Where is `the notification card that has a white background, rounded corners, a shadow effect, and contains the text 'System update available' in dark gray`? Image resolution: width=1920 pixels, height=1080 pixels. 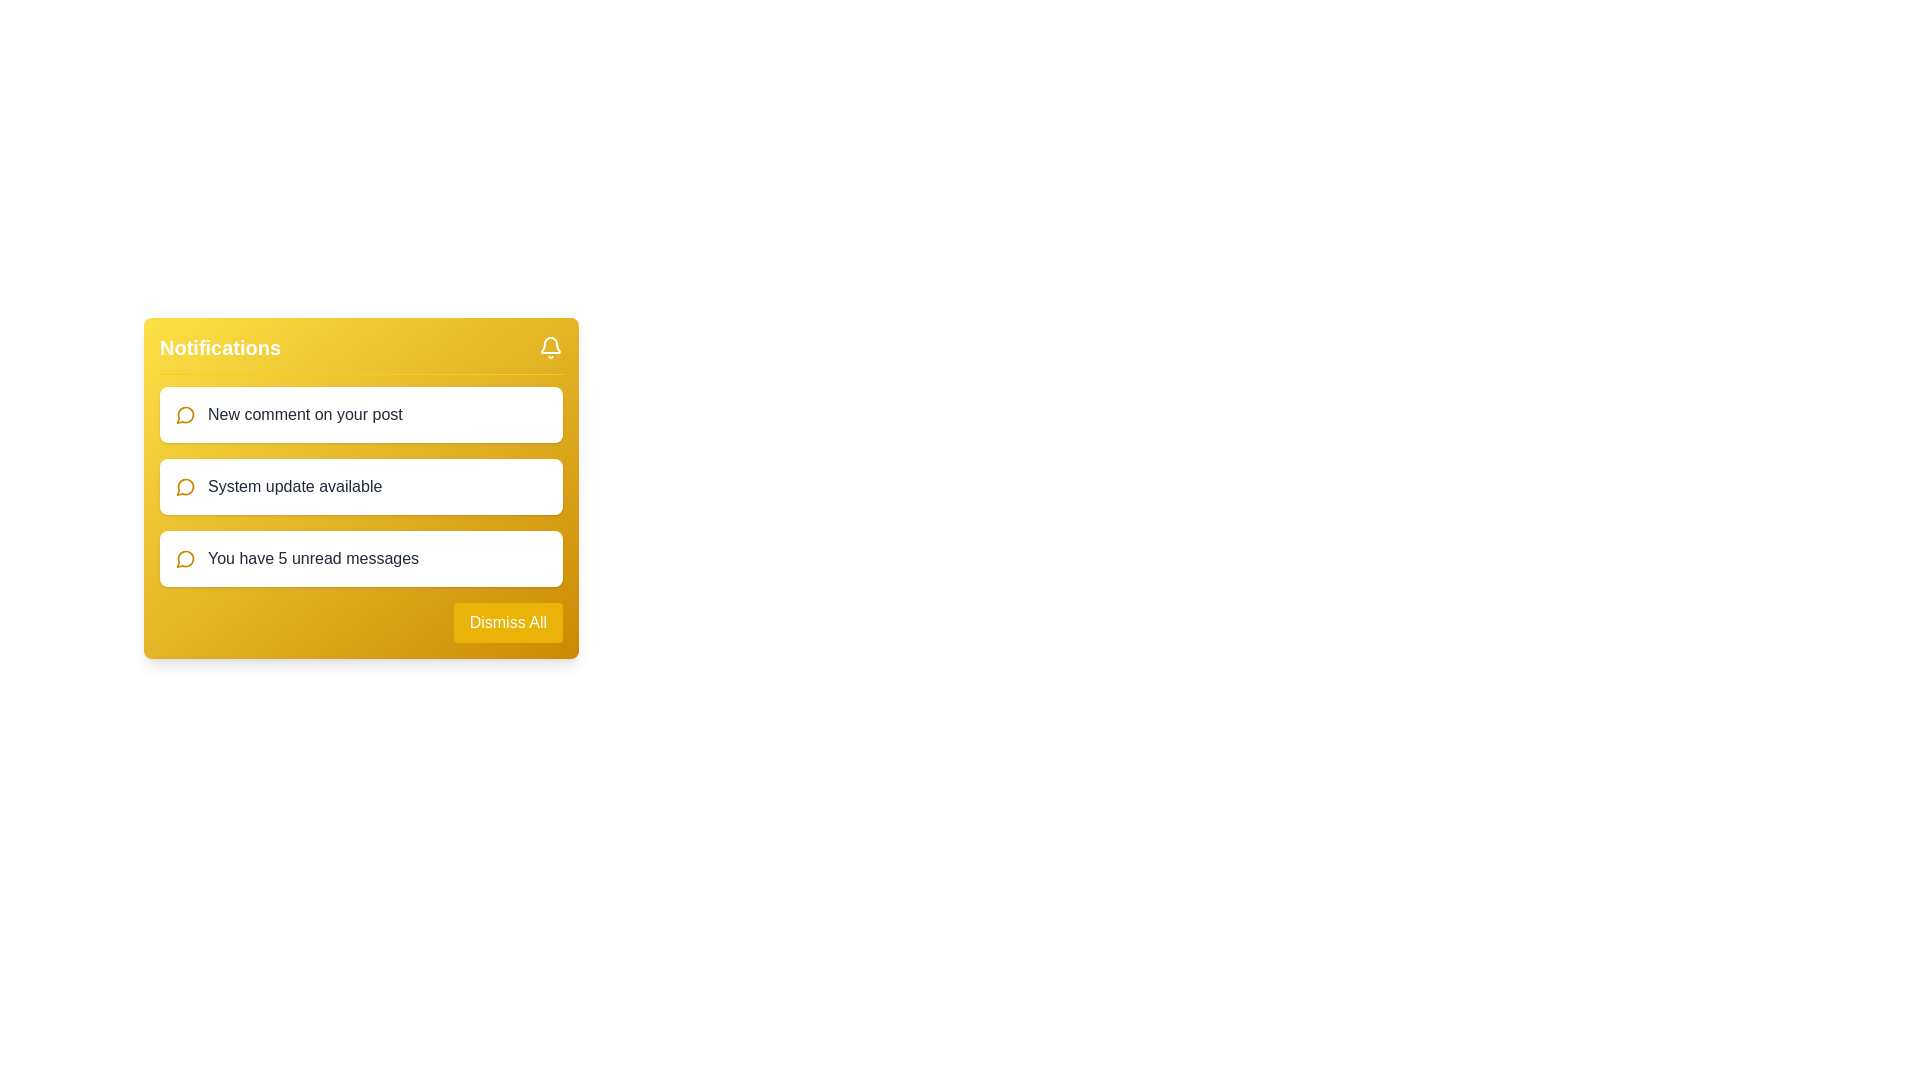 the notification card that has a white background, rounded corners, a shadow effect, and contains the text 'System update available' in dark gray is located at coordinates (361, 486).